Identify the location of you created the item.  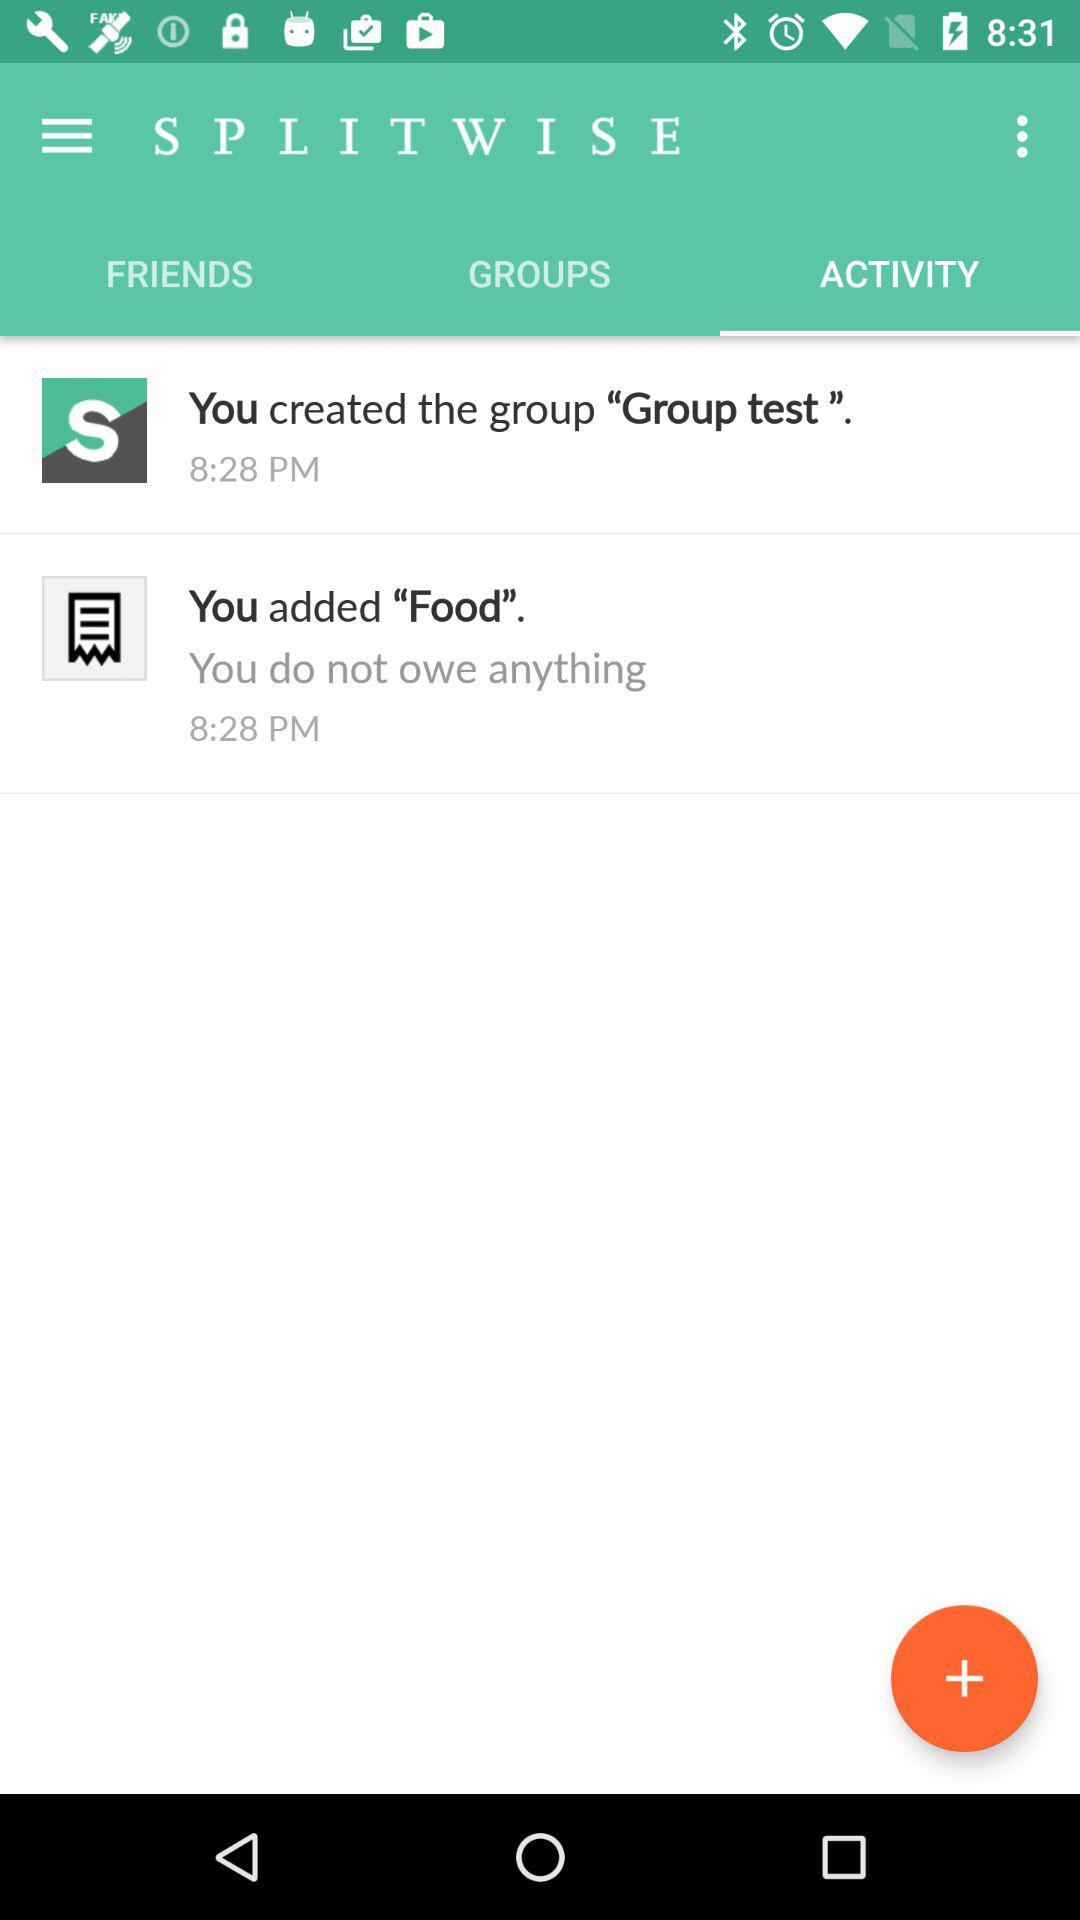
(612, 405).